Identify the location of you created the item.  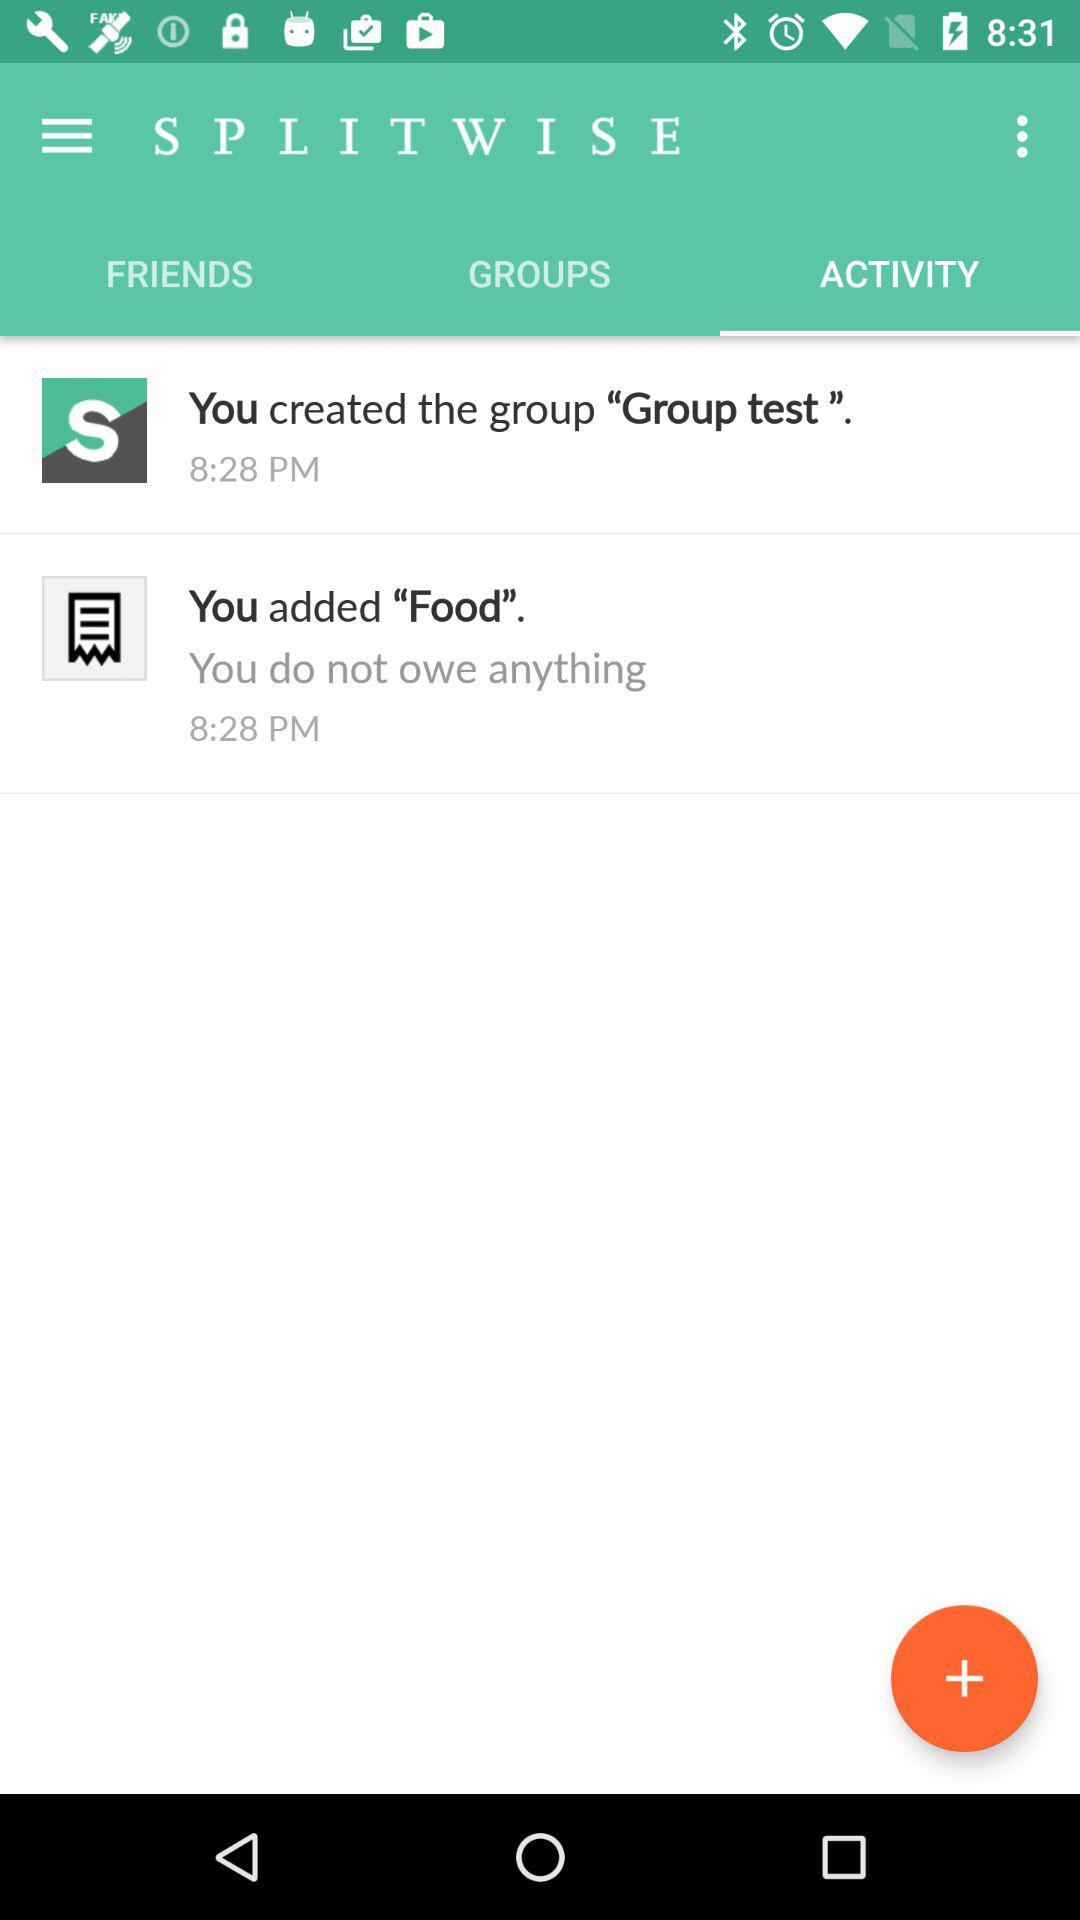
(612, 405).